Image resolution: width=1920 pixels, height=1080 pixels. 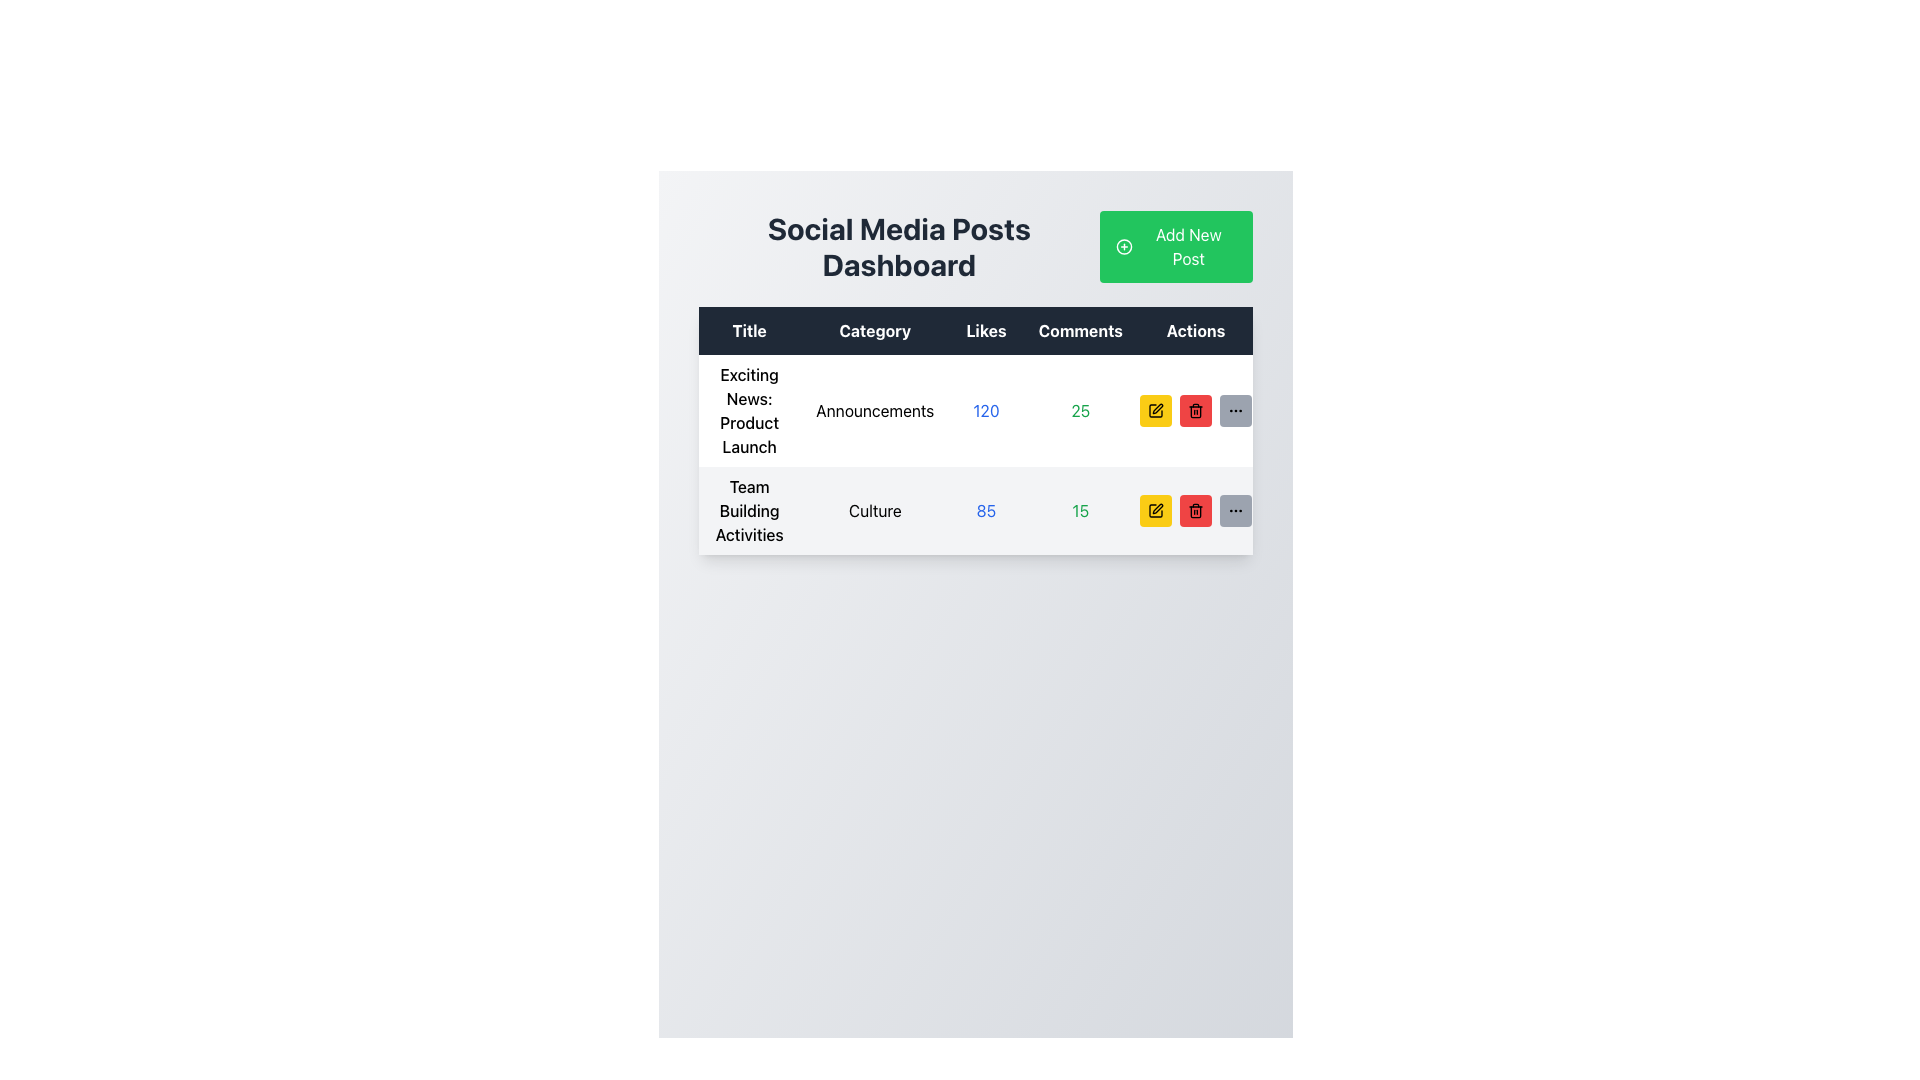 I want to click on the edit button located in the 'Actions' column of the second row in the table to initiate the edit function, so click(x=1156, y=509).